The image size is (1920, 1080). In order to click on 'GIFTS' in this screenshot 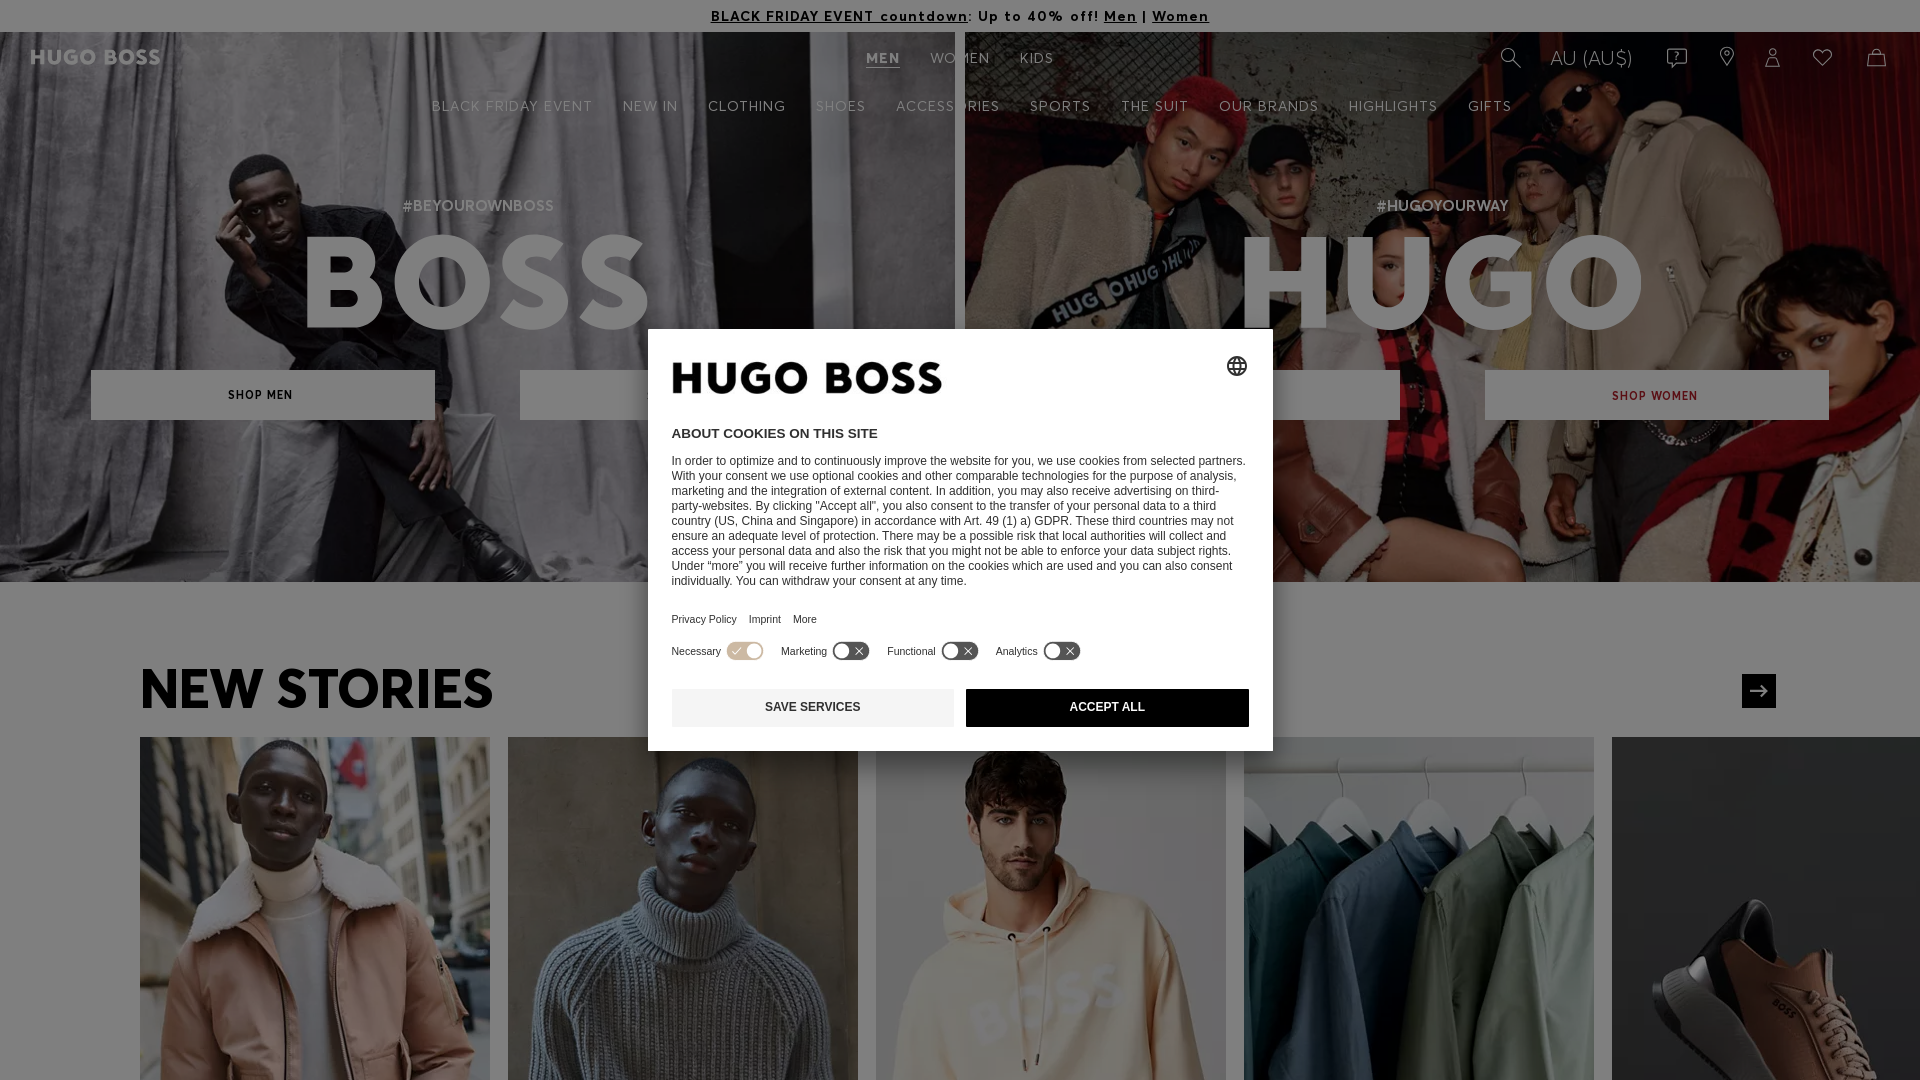, I will do `click(1488, 106)`.